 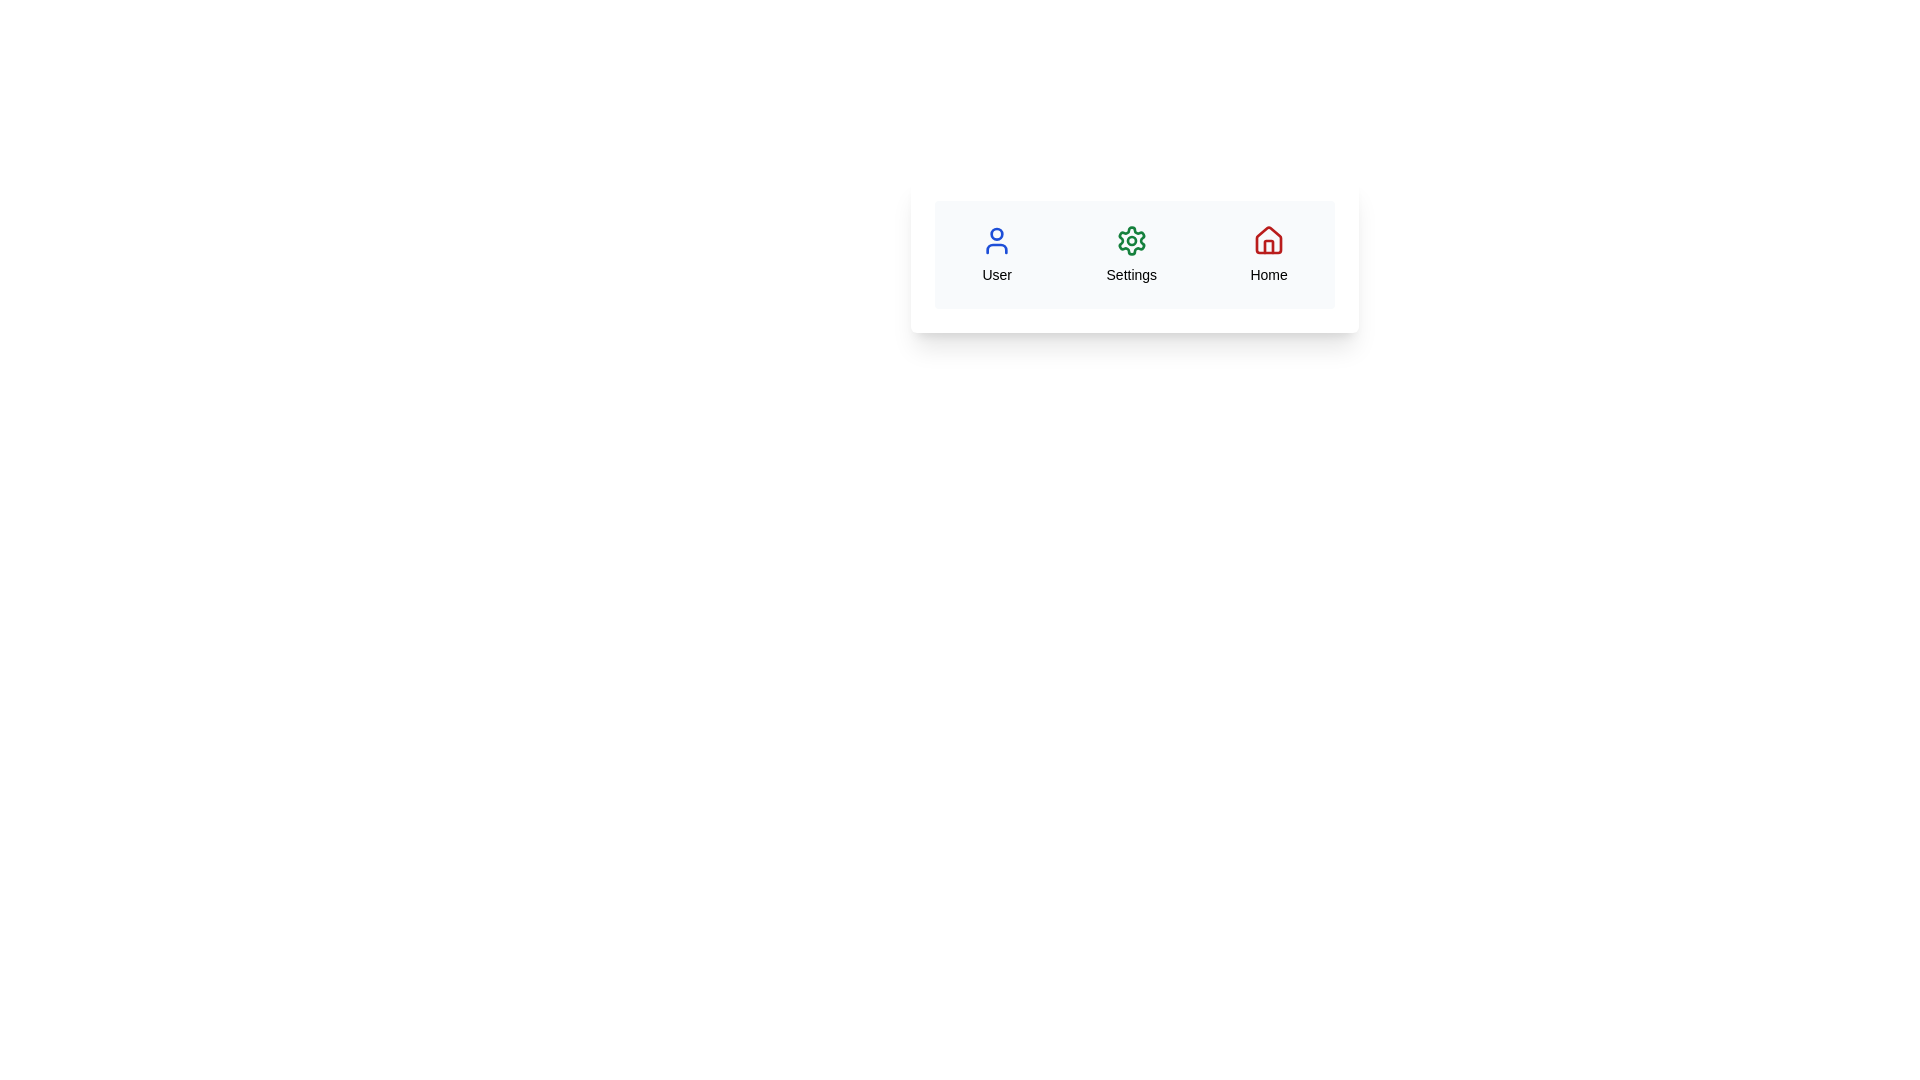 I want to click on the 'Settings' SVG graphical icon, so click(x=1131, y=239).